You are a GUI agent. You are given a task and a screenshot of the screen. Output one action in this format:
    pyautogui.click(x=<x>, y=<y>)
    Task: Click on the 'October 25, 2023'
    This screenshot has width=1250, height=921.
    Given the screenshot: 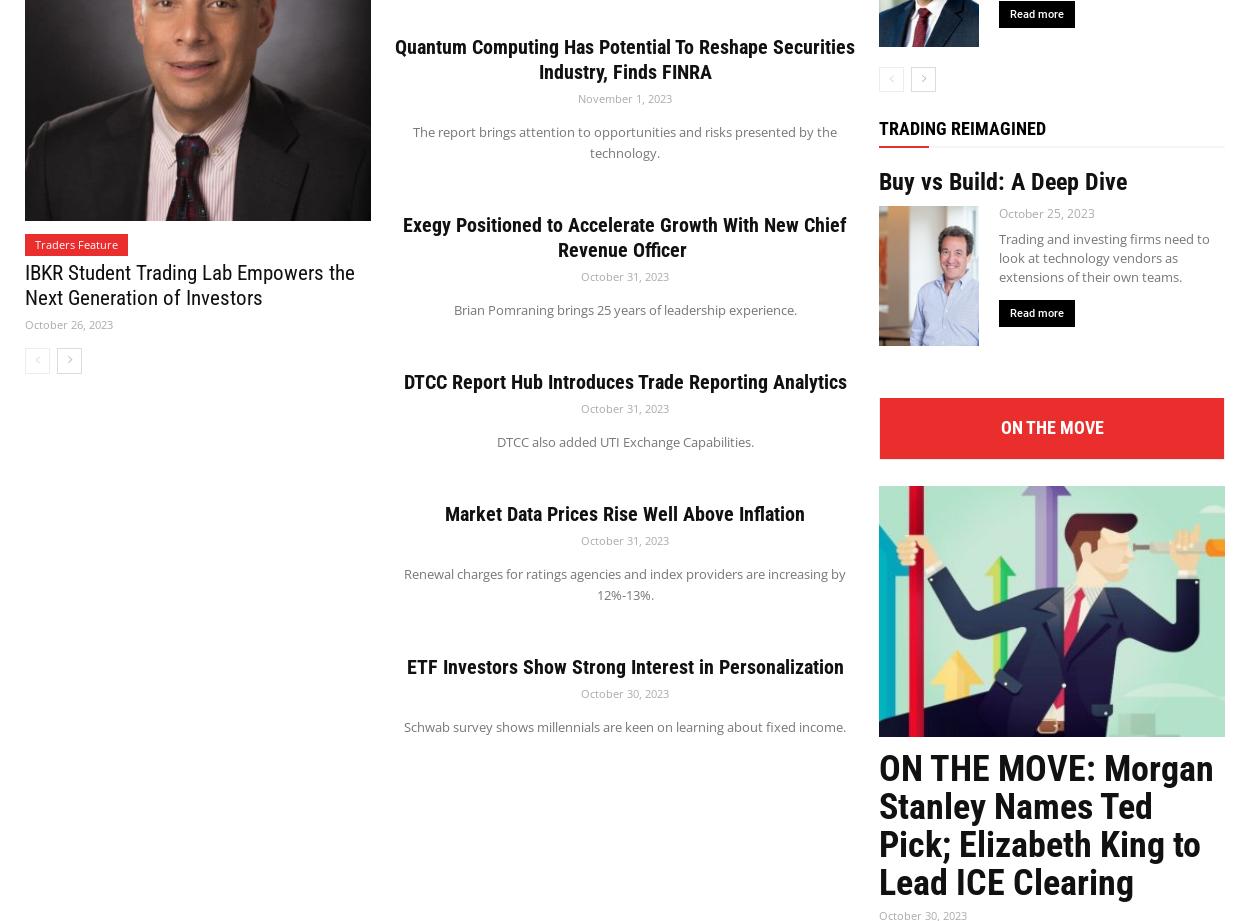 What is the action you would take?
    pyautogui.click(x=1047, y=211)
    